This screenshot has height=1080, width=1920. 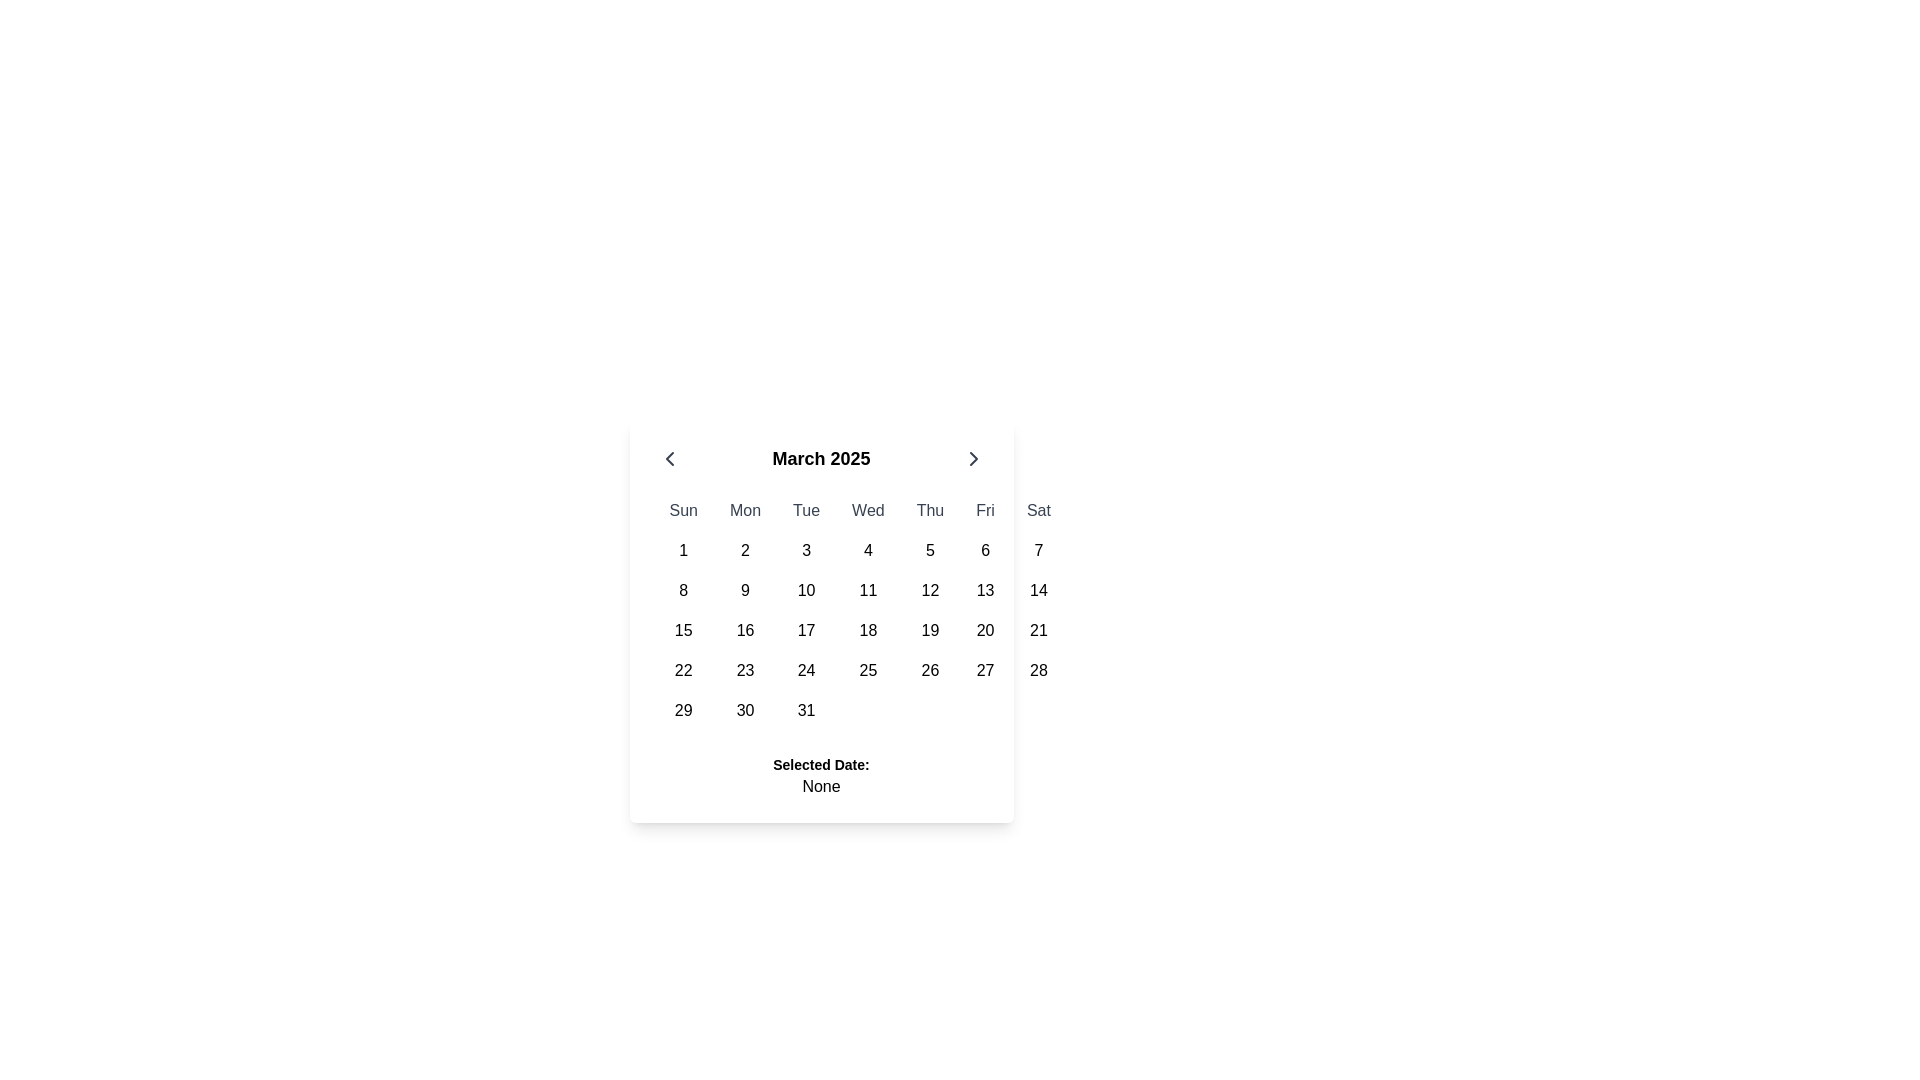 I want to click on the rounded rectangular text element displaying the number '23', so click(x=744, y=671).